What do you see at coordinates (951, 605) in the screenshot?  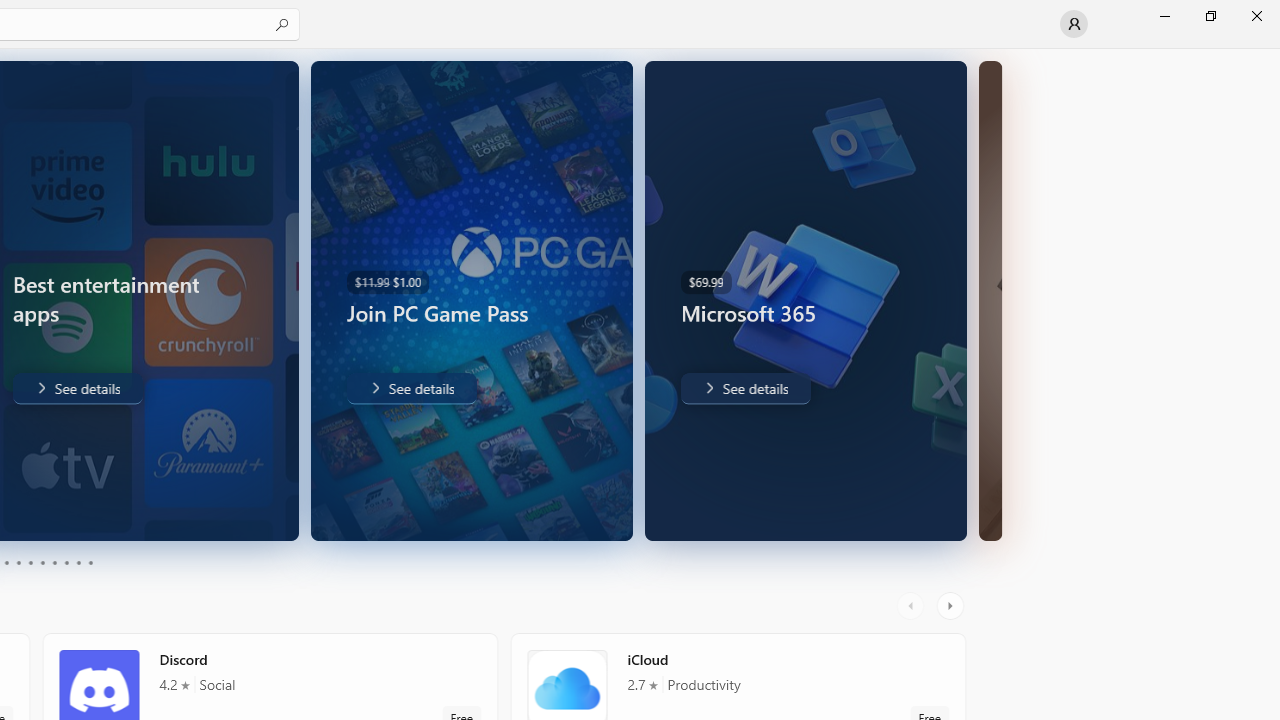 I see `'AutomationID: RightScrollButton'` at bounding box center [951, 605].